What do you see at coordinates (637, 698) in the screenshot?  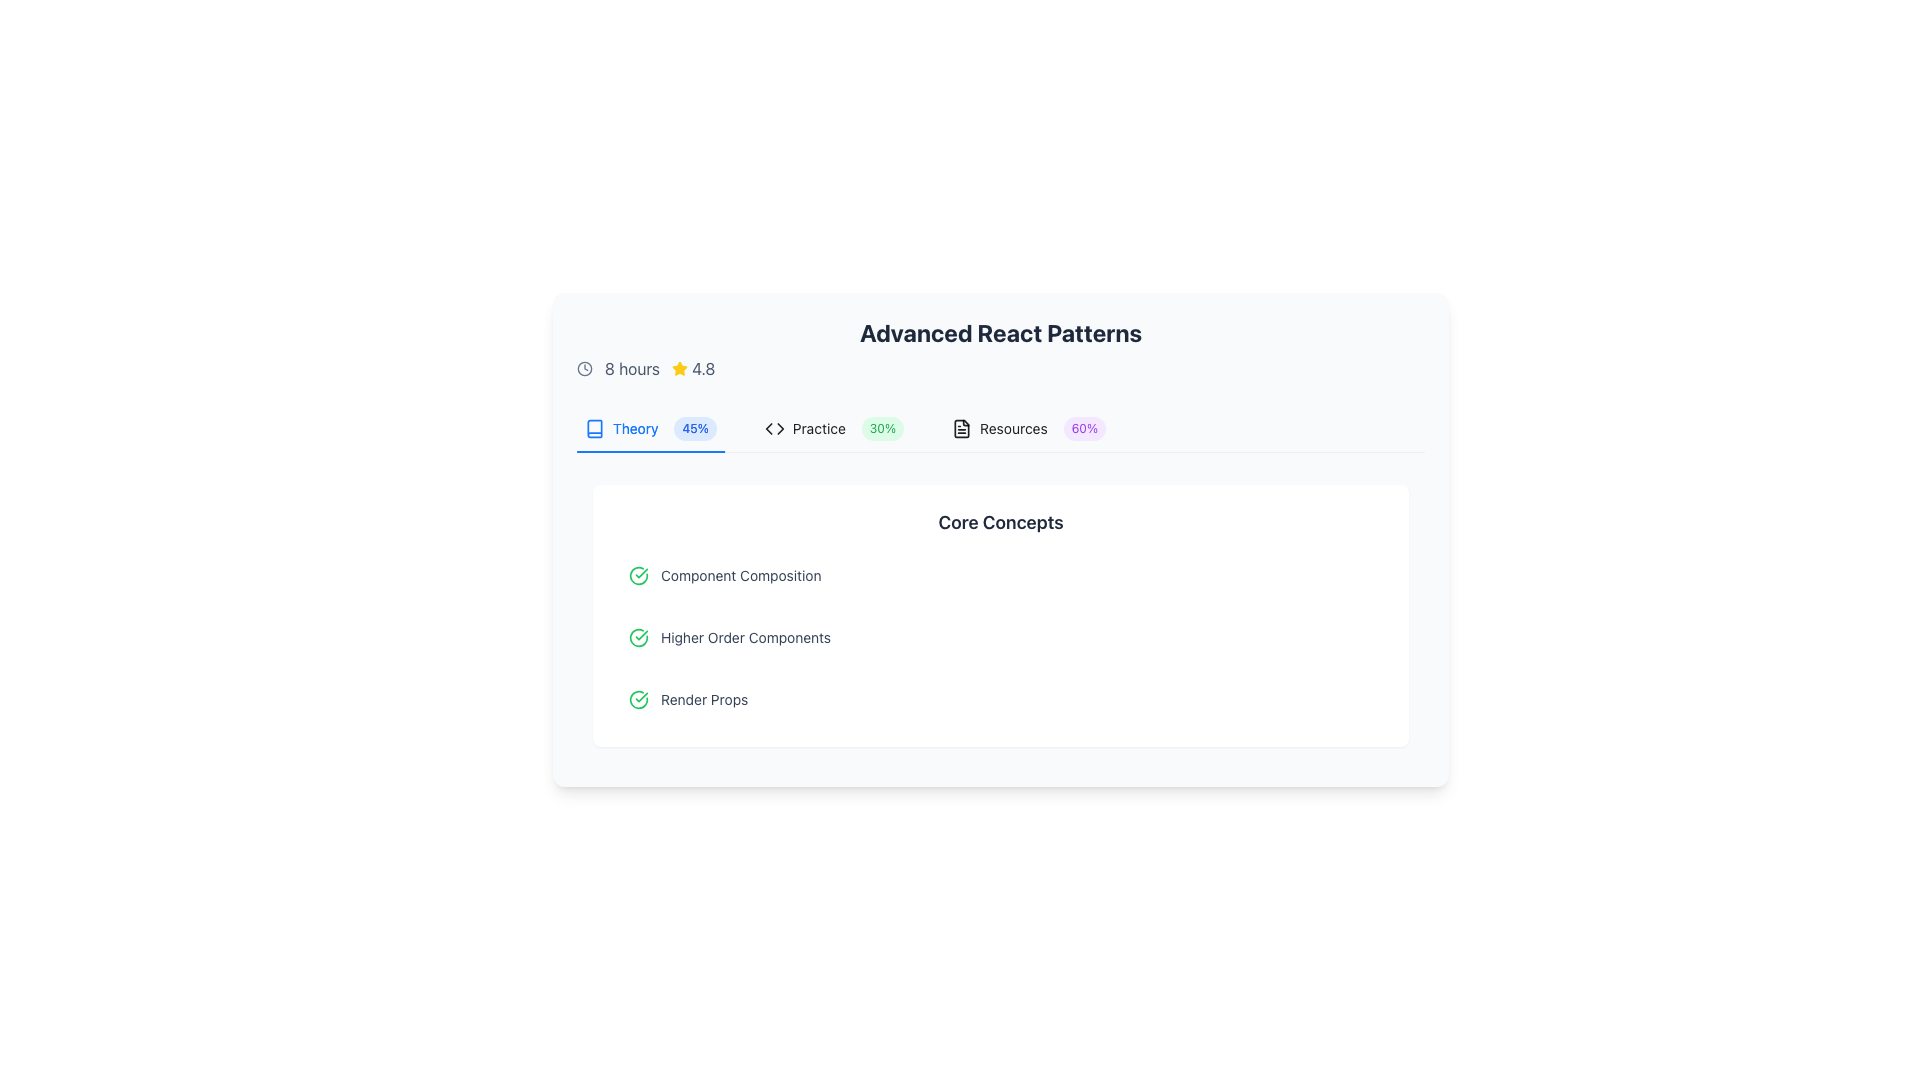 I see `the circular icon indicating a completed state related to the 'Render Props' feature, located to the left of the text 'Render Props'` at bounding box center [637, 698].